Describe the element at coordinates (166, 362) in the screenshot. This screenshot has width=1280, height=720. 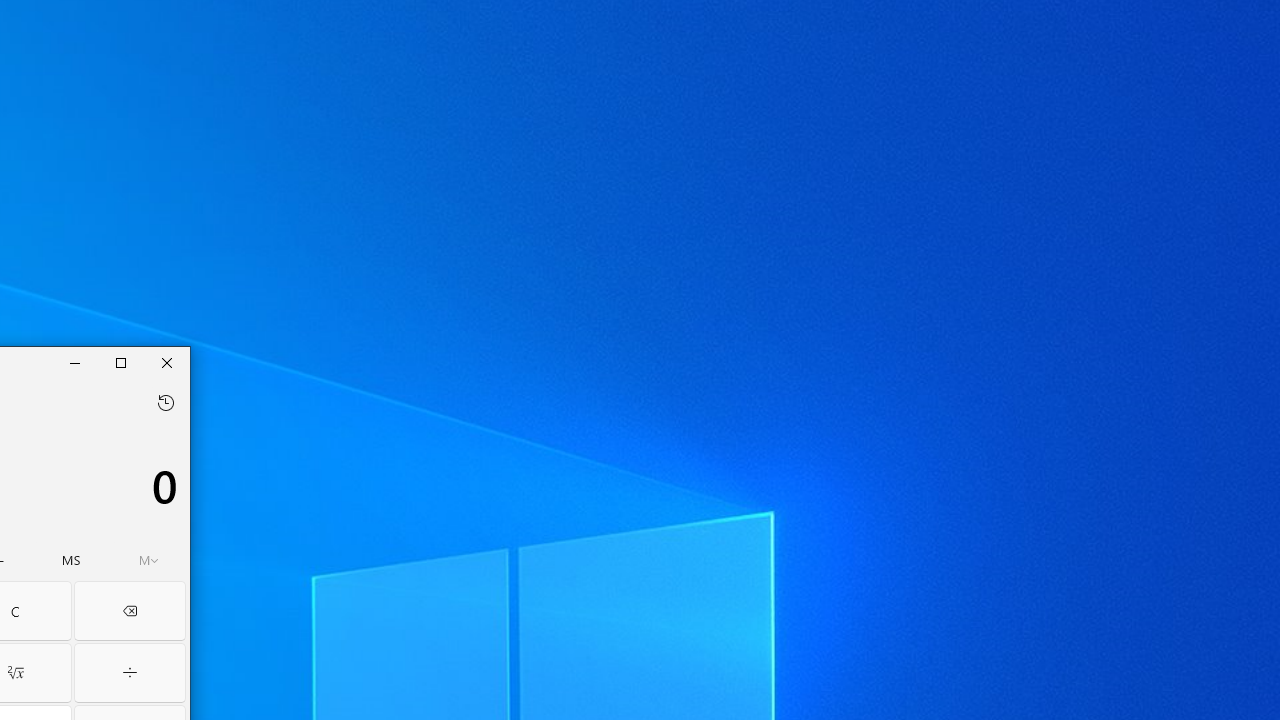
I see `'Close Calculator'` at that location.